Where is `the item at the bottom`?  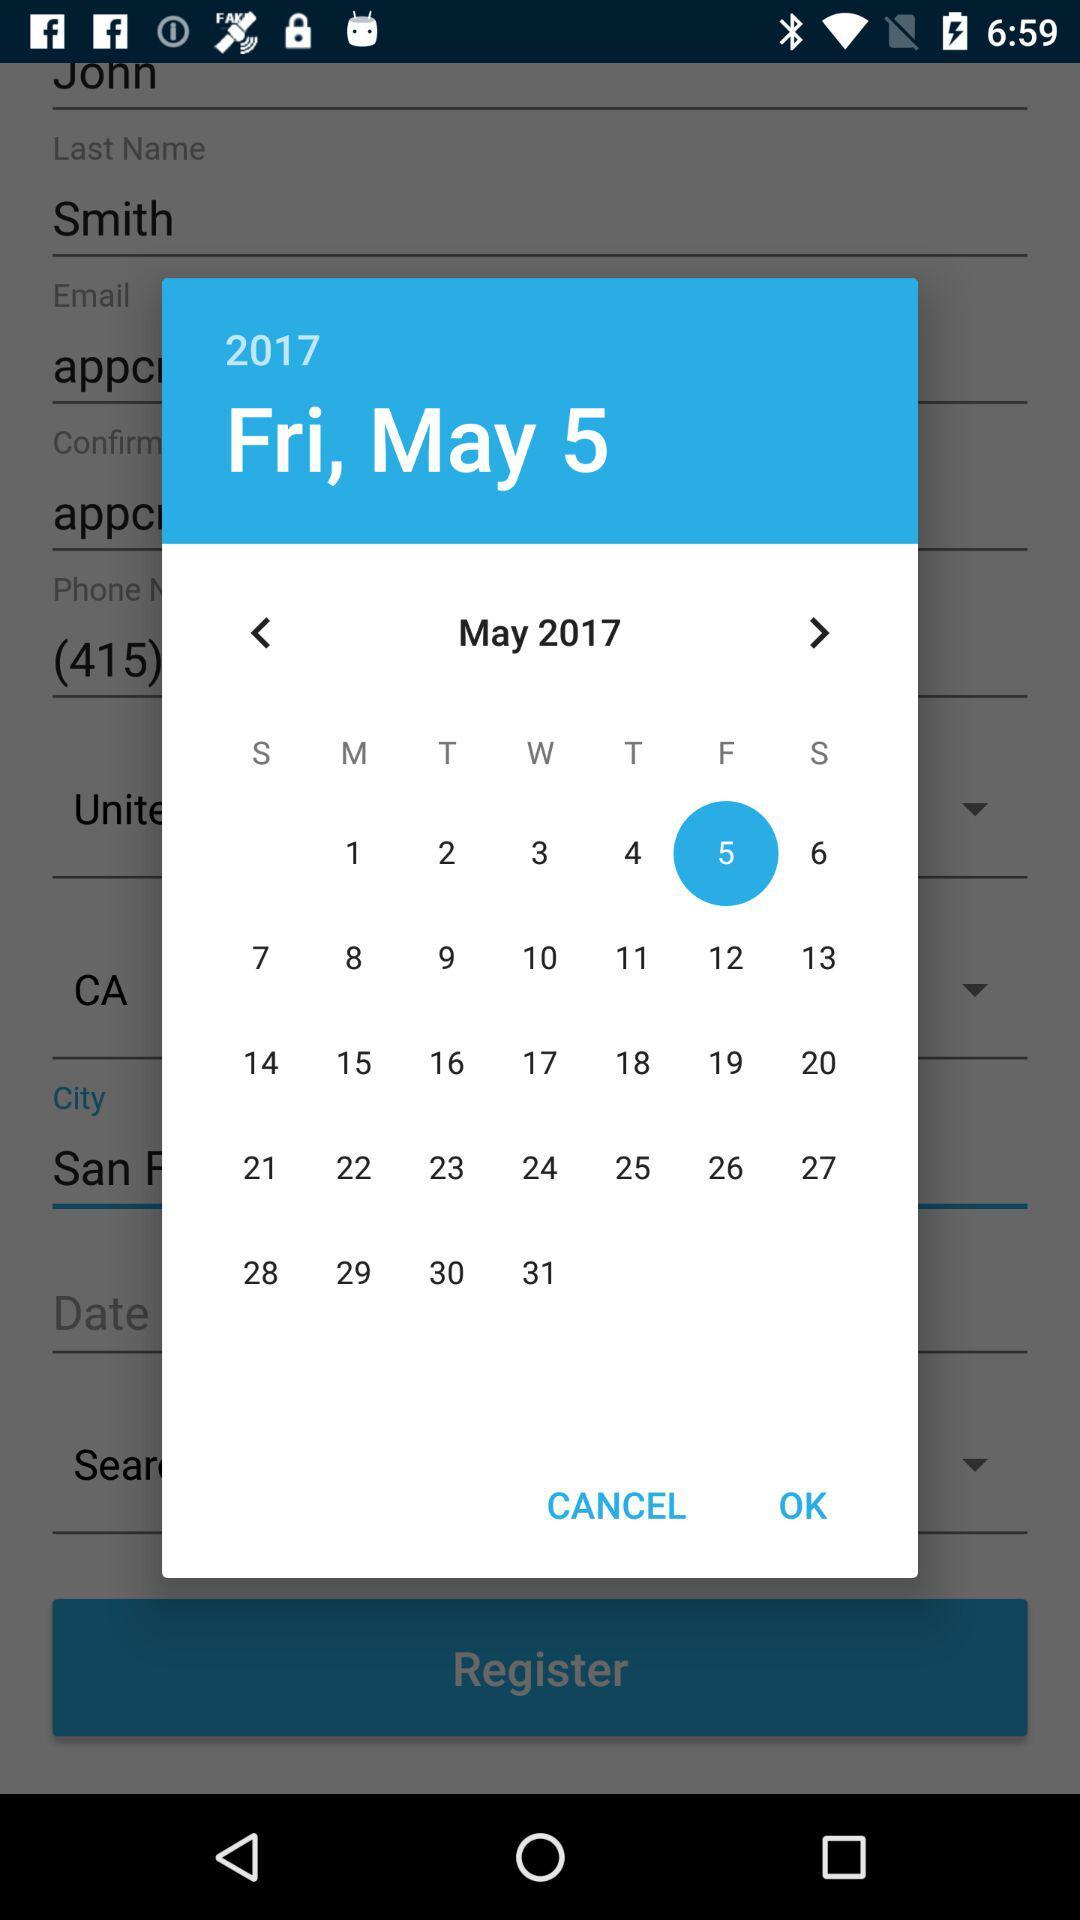
the item at the bottom is located at coordinates (615, 1504).